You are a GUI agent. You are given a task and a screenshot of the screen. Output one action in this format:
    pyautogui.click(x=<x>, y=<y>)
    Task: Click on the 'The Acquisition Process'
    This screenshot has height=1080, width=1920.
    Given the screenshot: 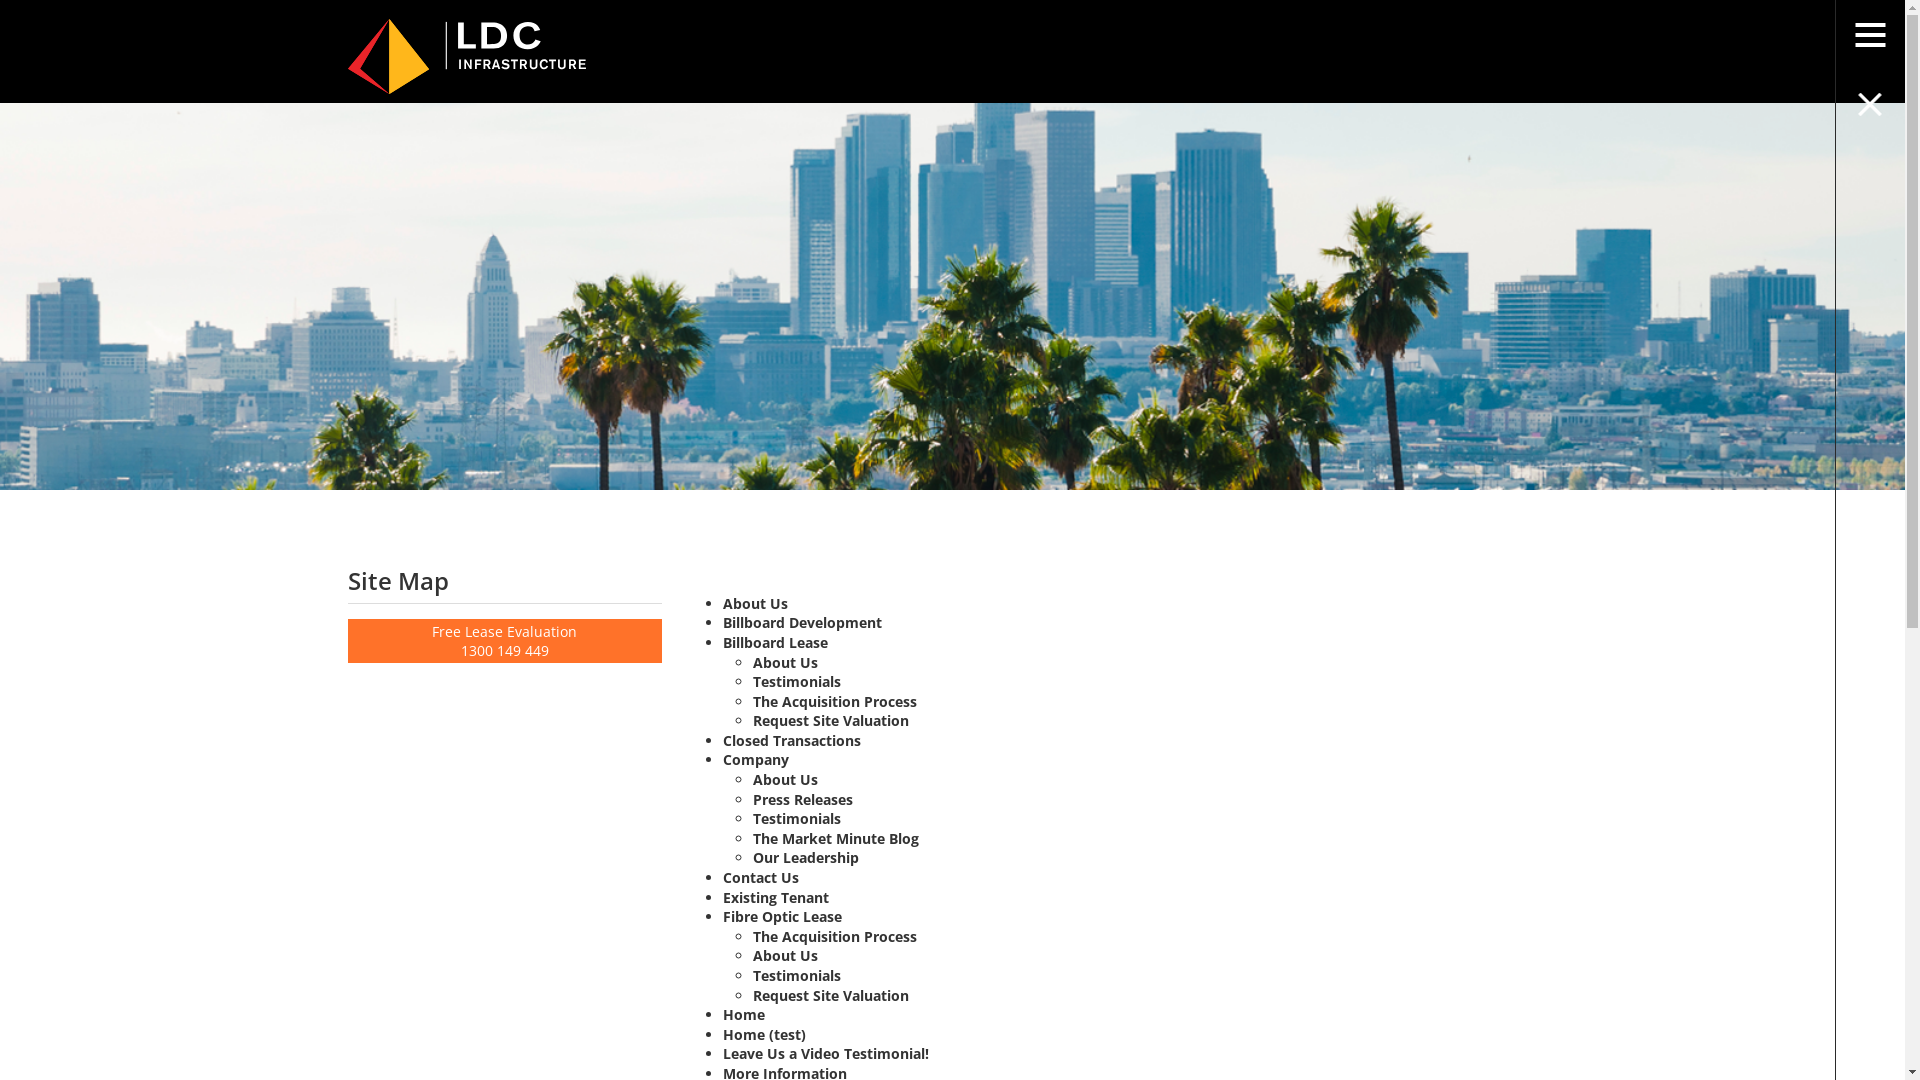 What is the action you would take?
    pyautogui.click(x=835, y=936)
    